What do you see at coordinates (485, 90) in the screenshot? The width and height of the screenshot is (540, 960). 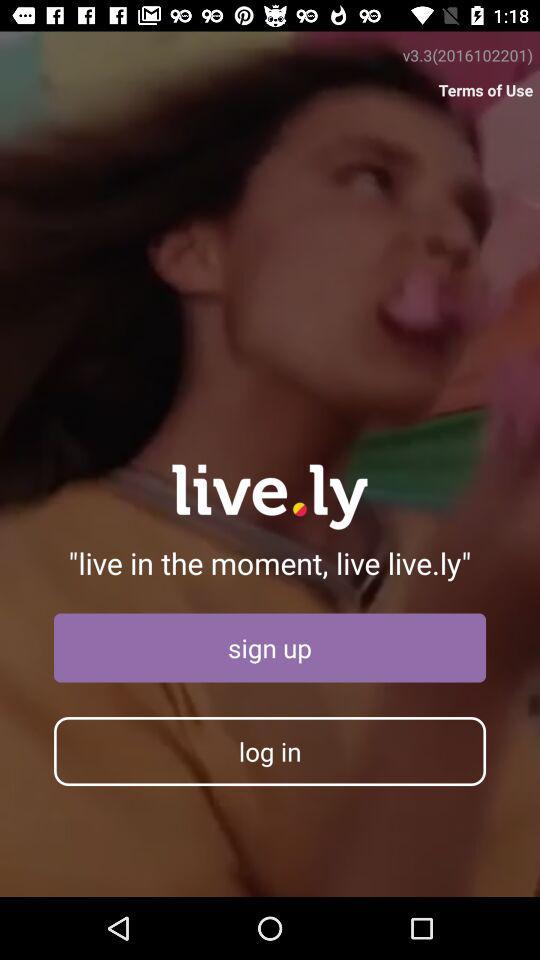 I see `the item below the v3.3(2016102201) item` at bounding box center [485, 90].